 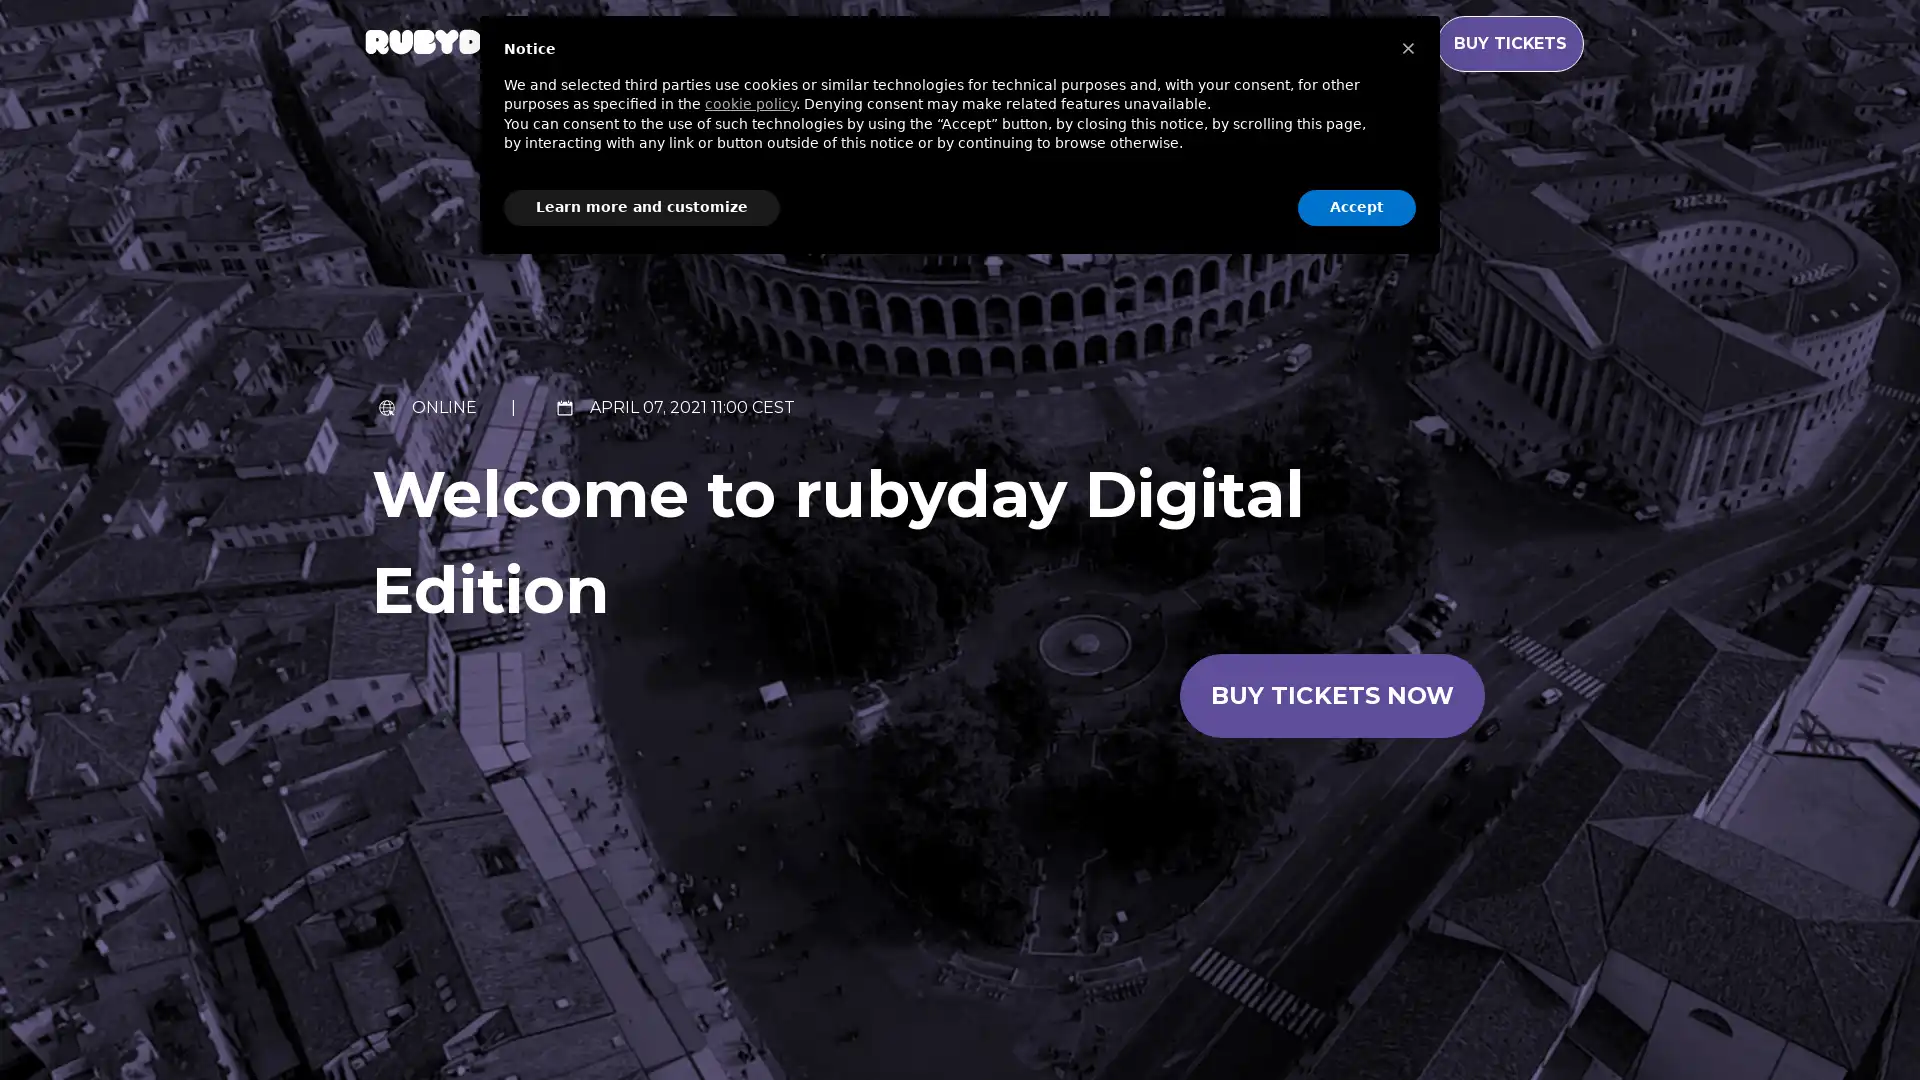 I want to click on Buy tickets now, so click(x=1331, y=693).